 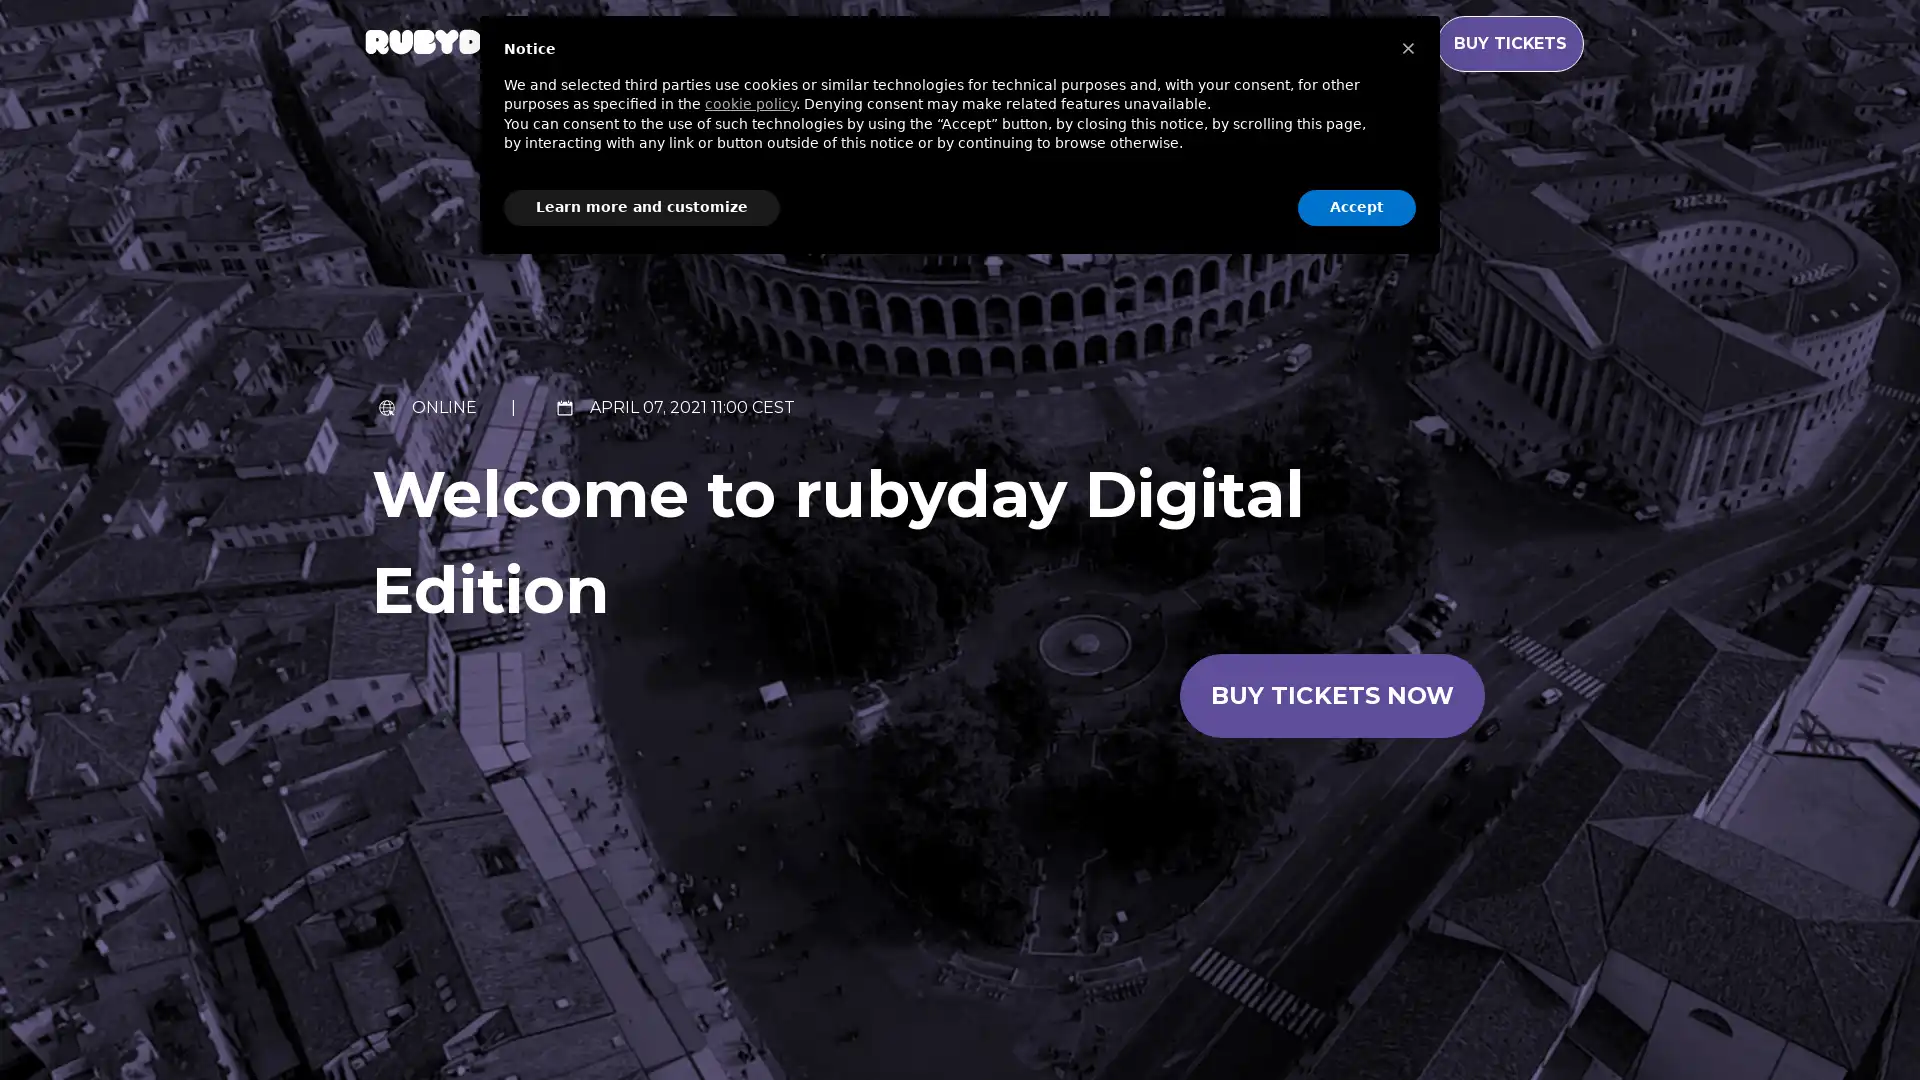 I want to click on Buy tickets now, so click(x=1331, y=693).